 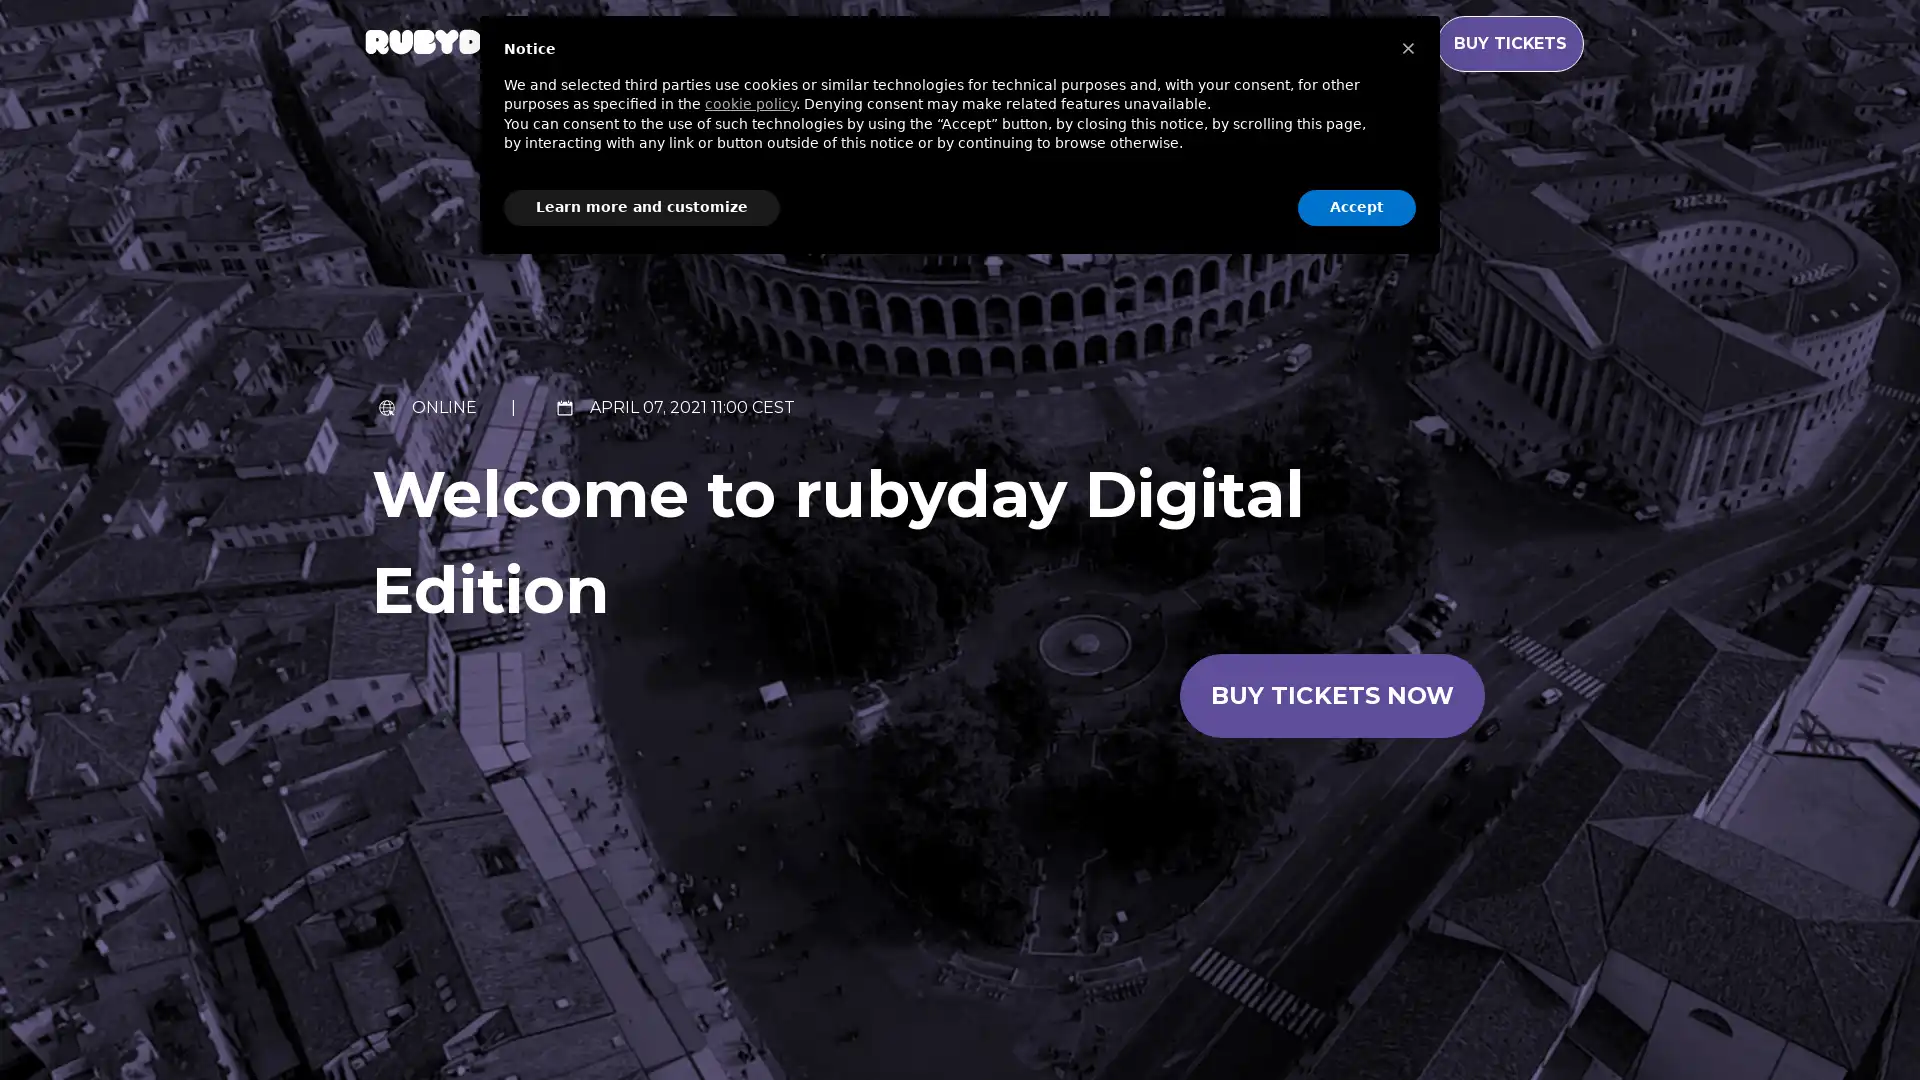 I want to click on Buy tickets now, so click(x=1331, y=693).